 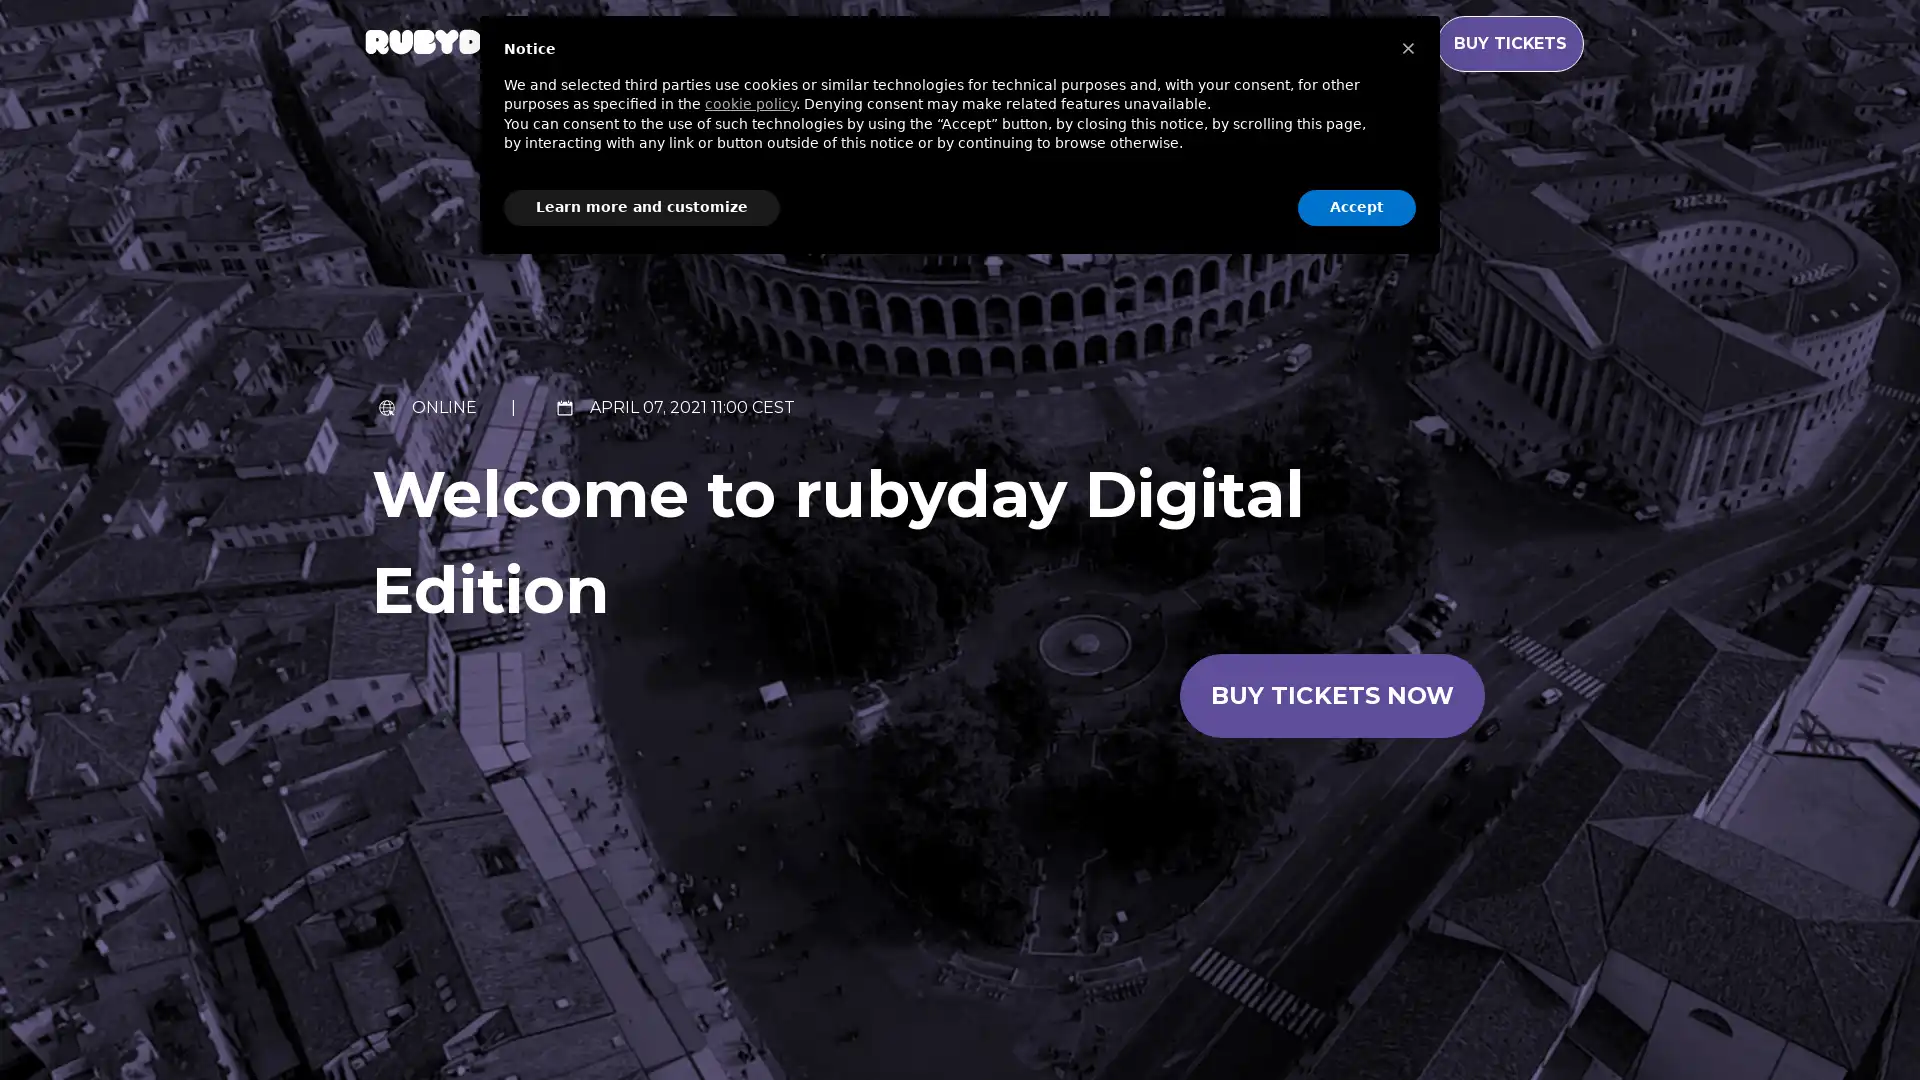 I want to click on Buy tickets now, so click(x=1331, y=693).